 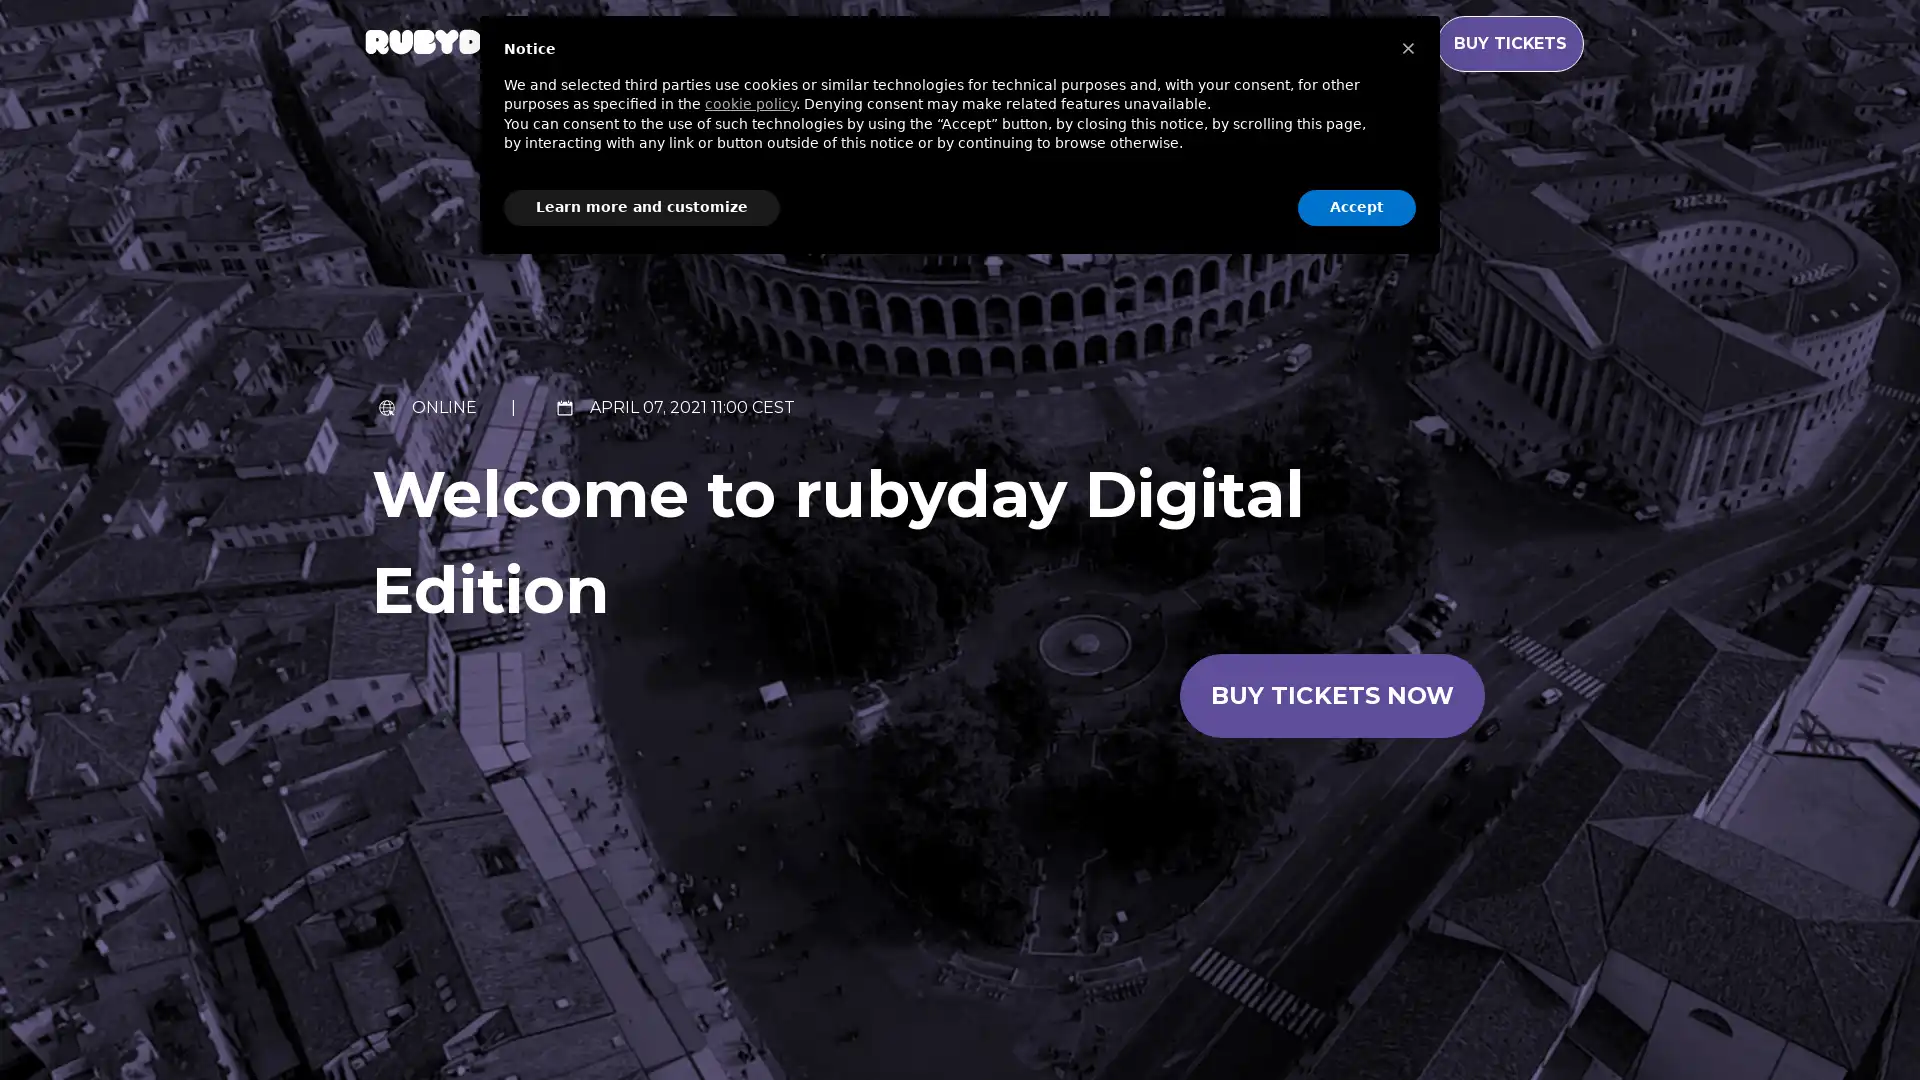 I want to click on Buy tickets now, so click(x=1331, y=693).